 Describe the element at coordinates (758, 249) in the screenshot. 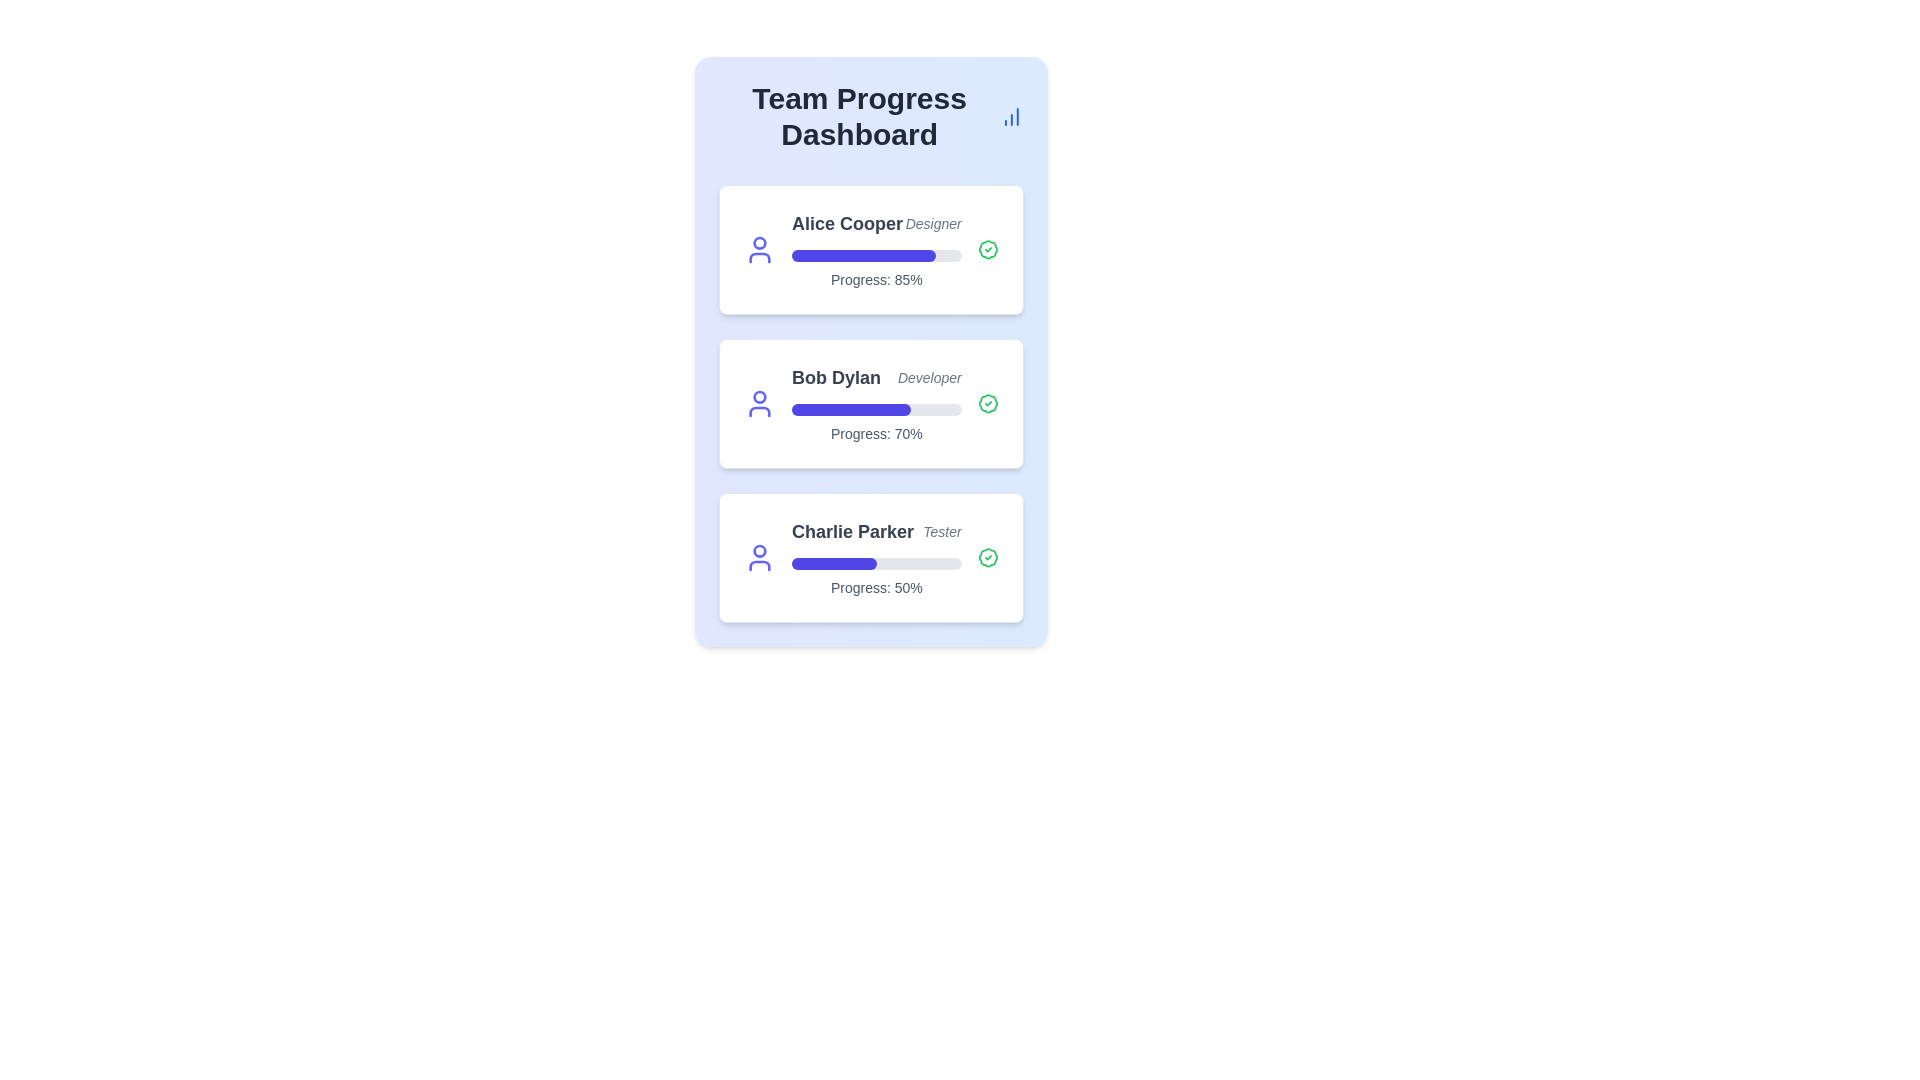

I see `the user icon representing 'Alice Cooper' located on the top card of the vertical list in the dashboard` at that location.